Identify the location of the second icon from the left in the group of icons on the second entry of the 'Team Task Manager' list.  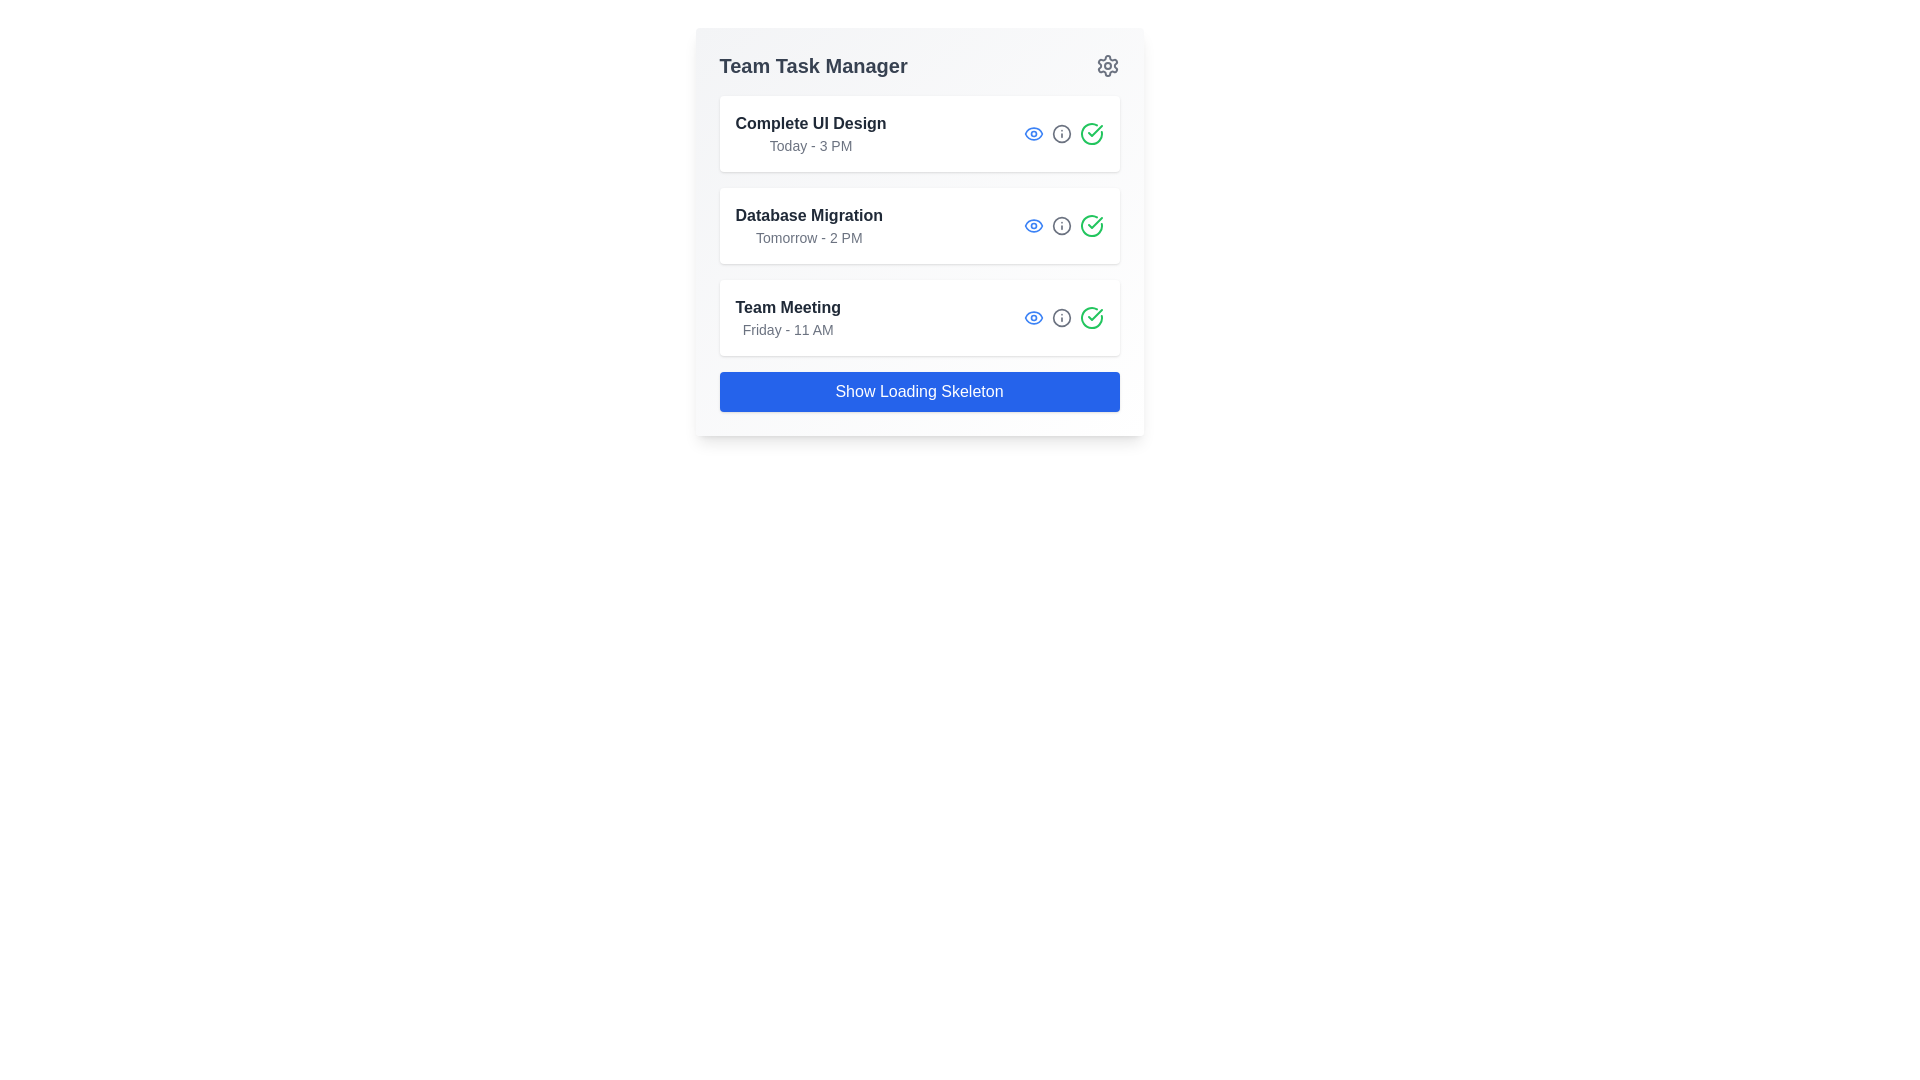
(1060, 225).